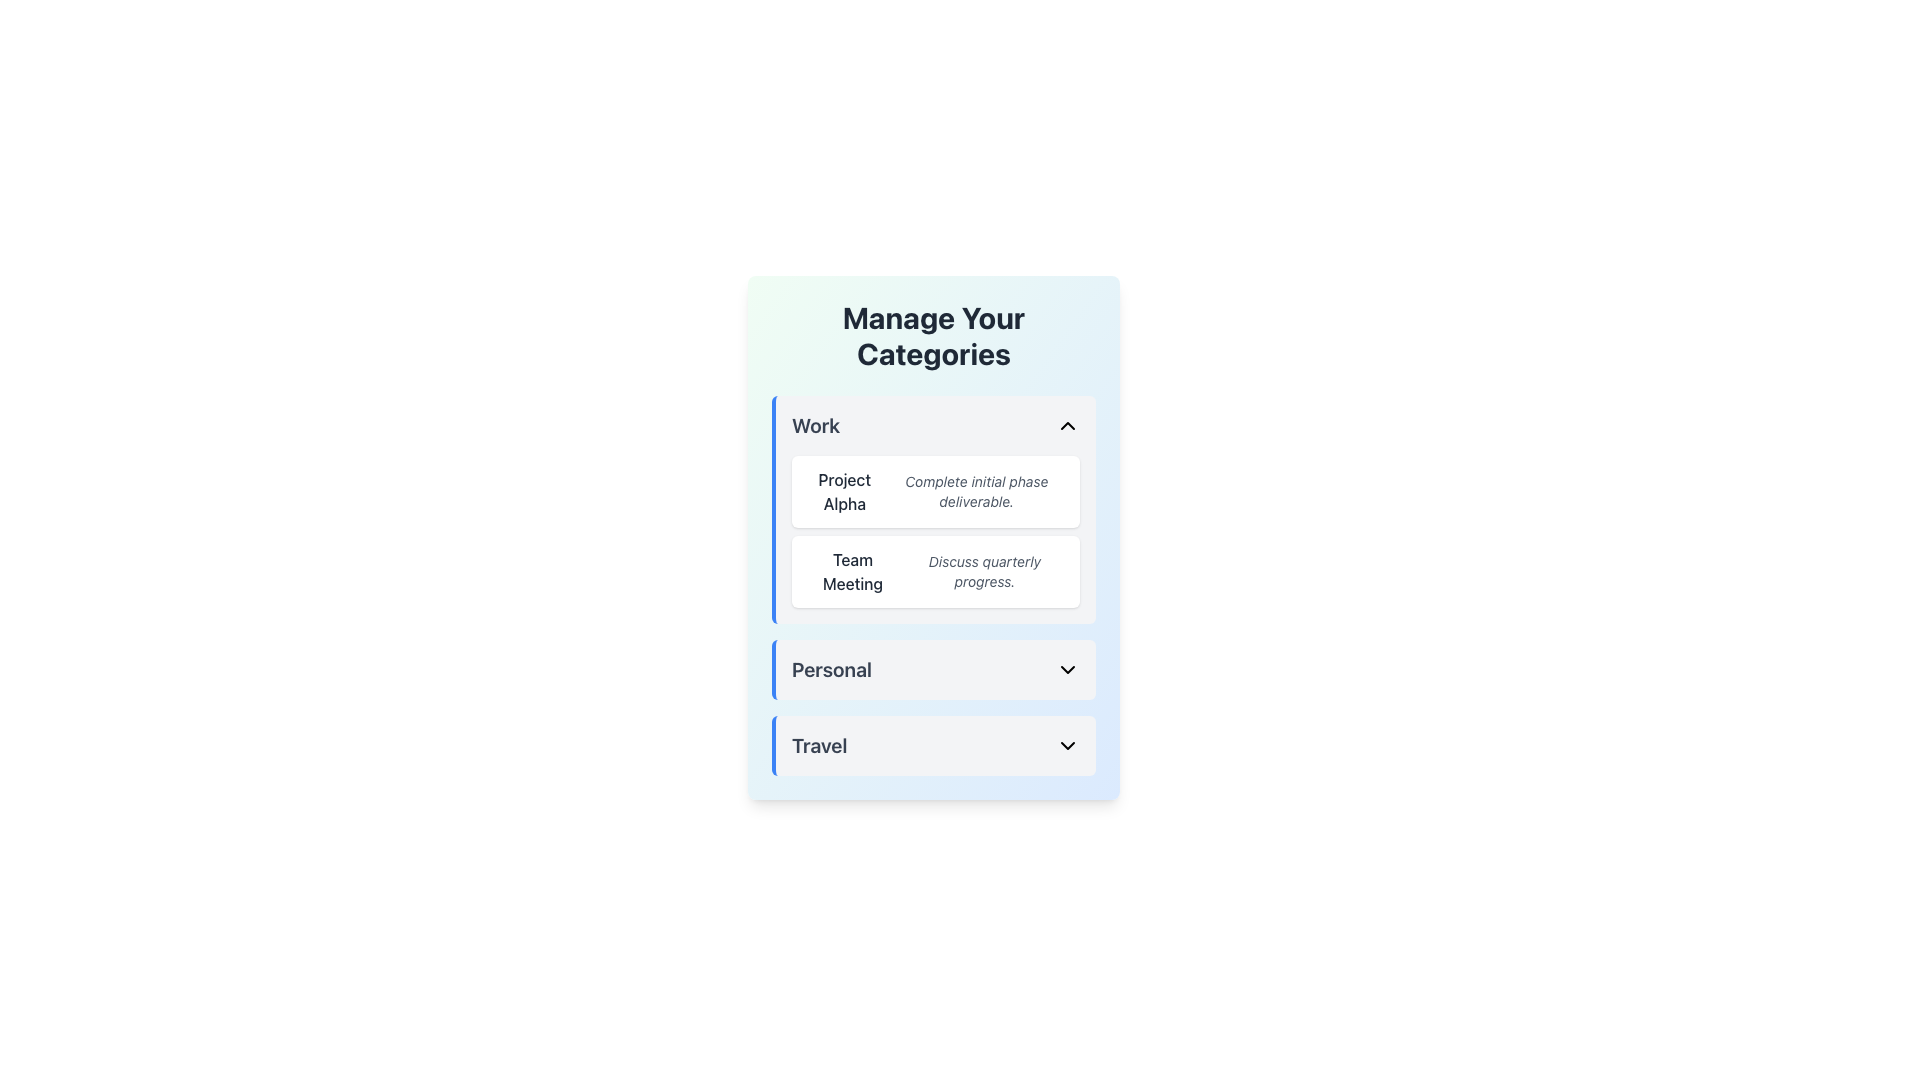 The height and width of the screenshot is (1080, 1920). I want to click on the 'Personal' Dropdown menu toggle, which is a horizontal bar with a downward-facing arrow, positioned as the second section in the list of options, so click(935, 670).